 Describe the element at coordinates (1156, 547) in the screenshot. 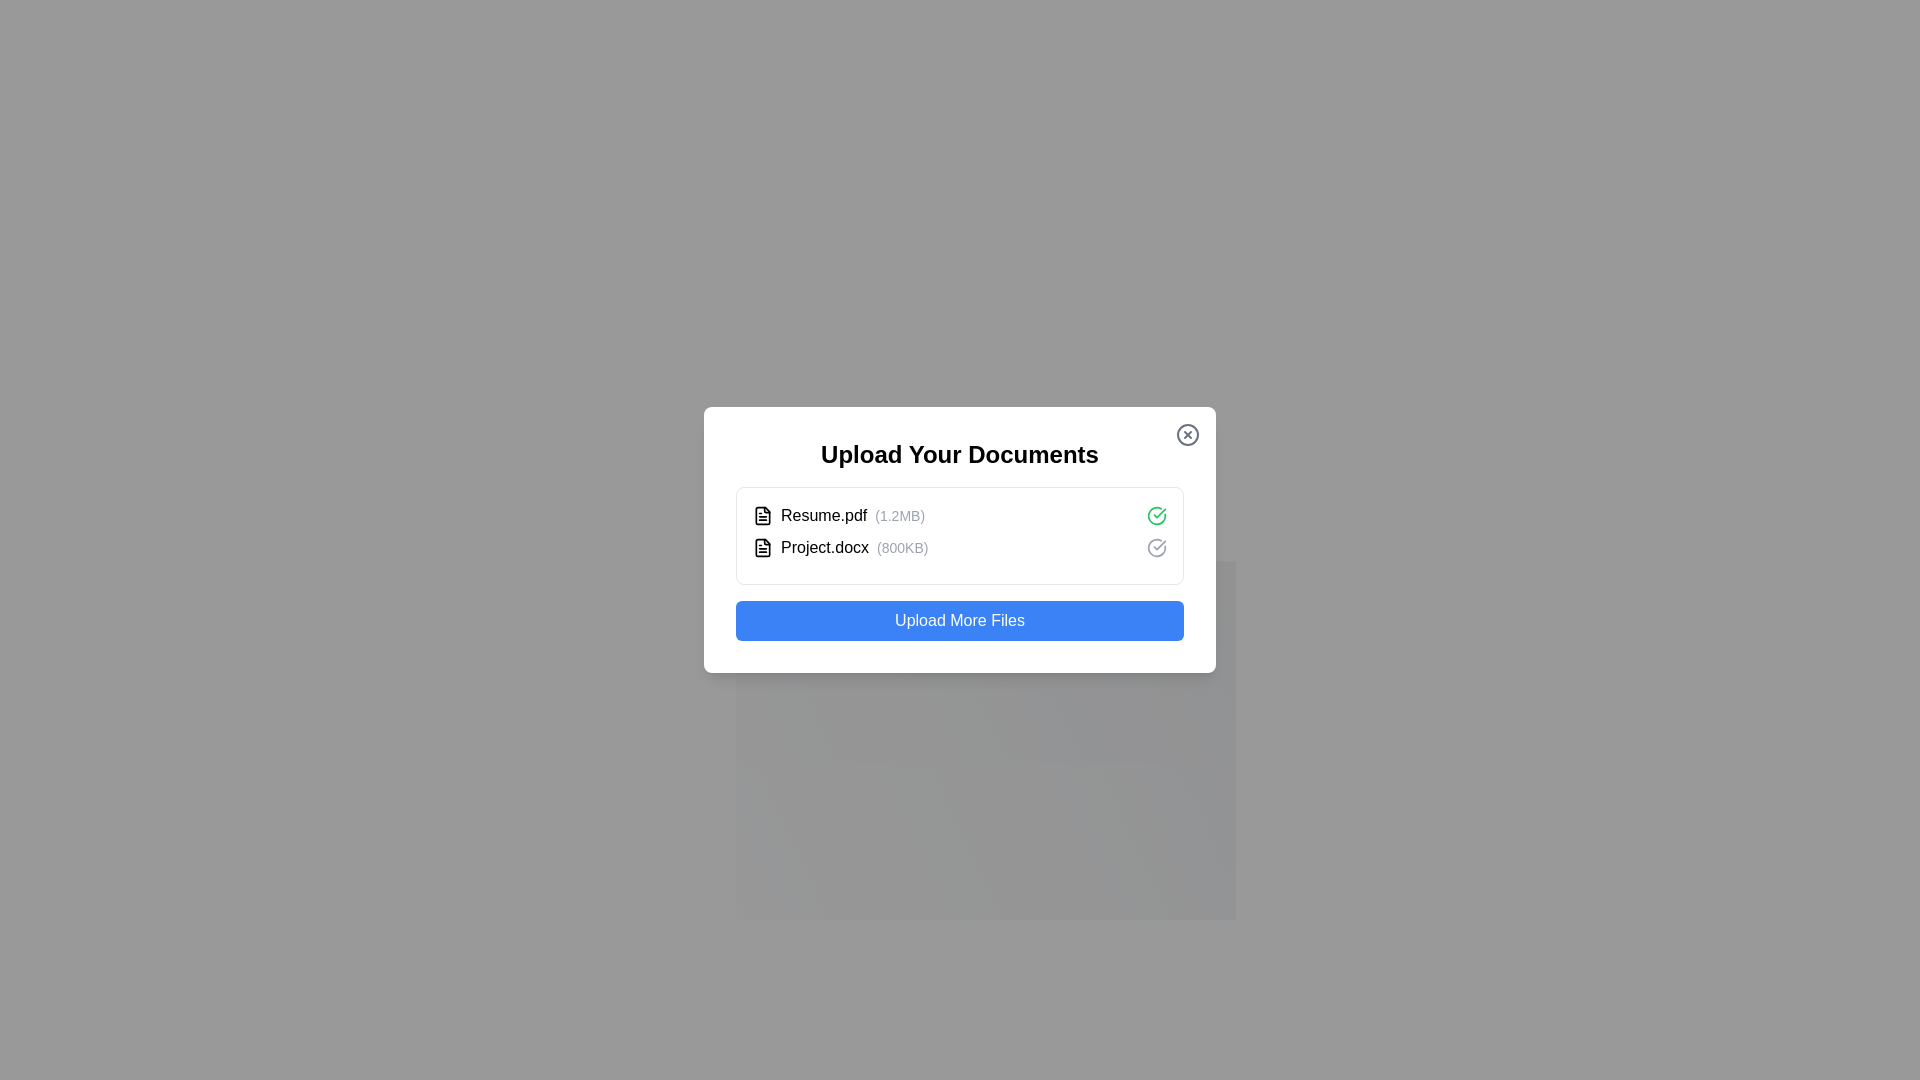

I see `the circular icon with a thin stroke and a checkmark inside, which is located to the far right of the 'Resume.pdf' file entry in the document upload interface` at that location.